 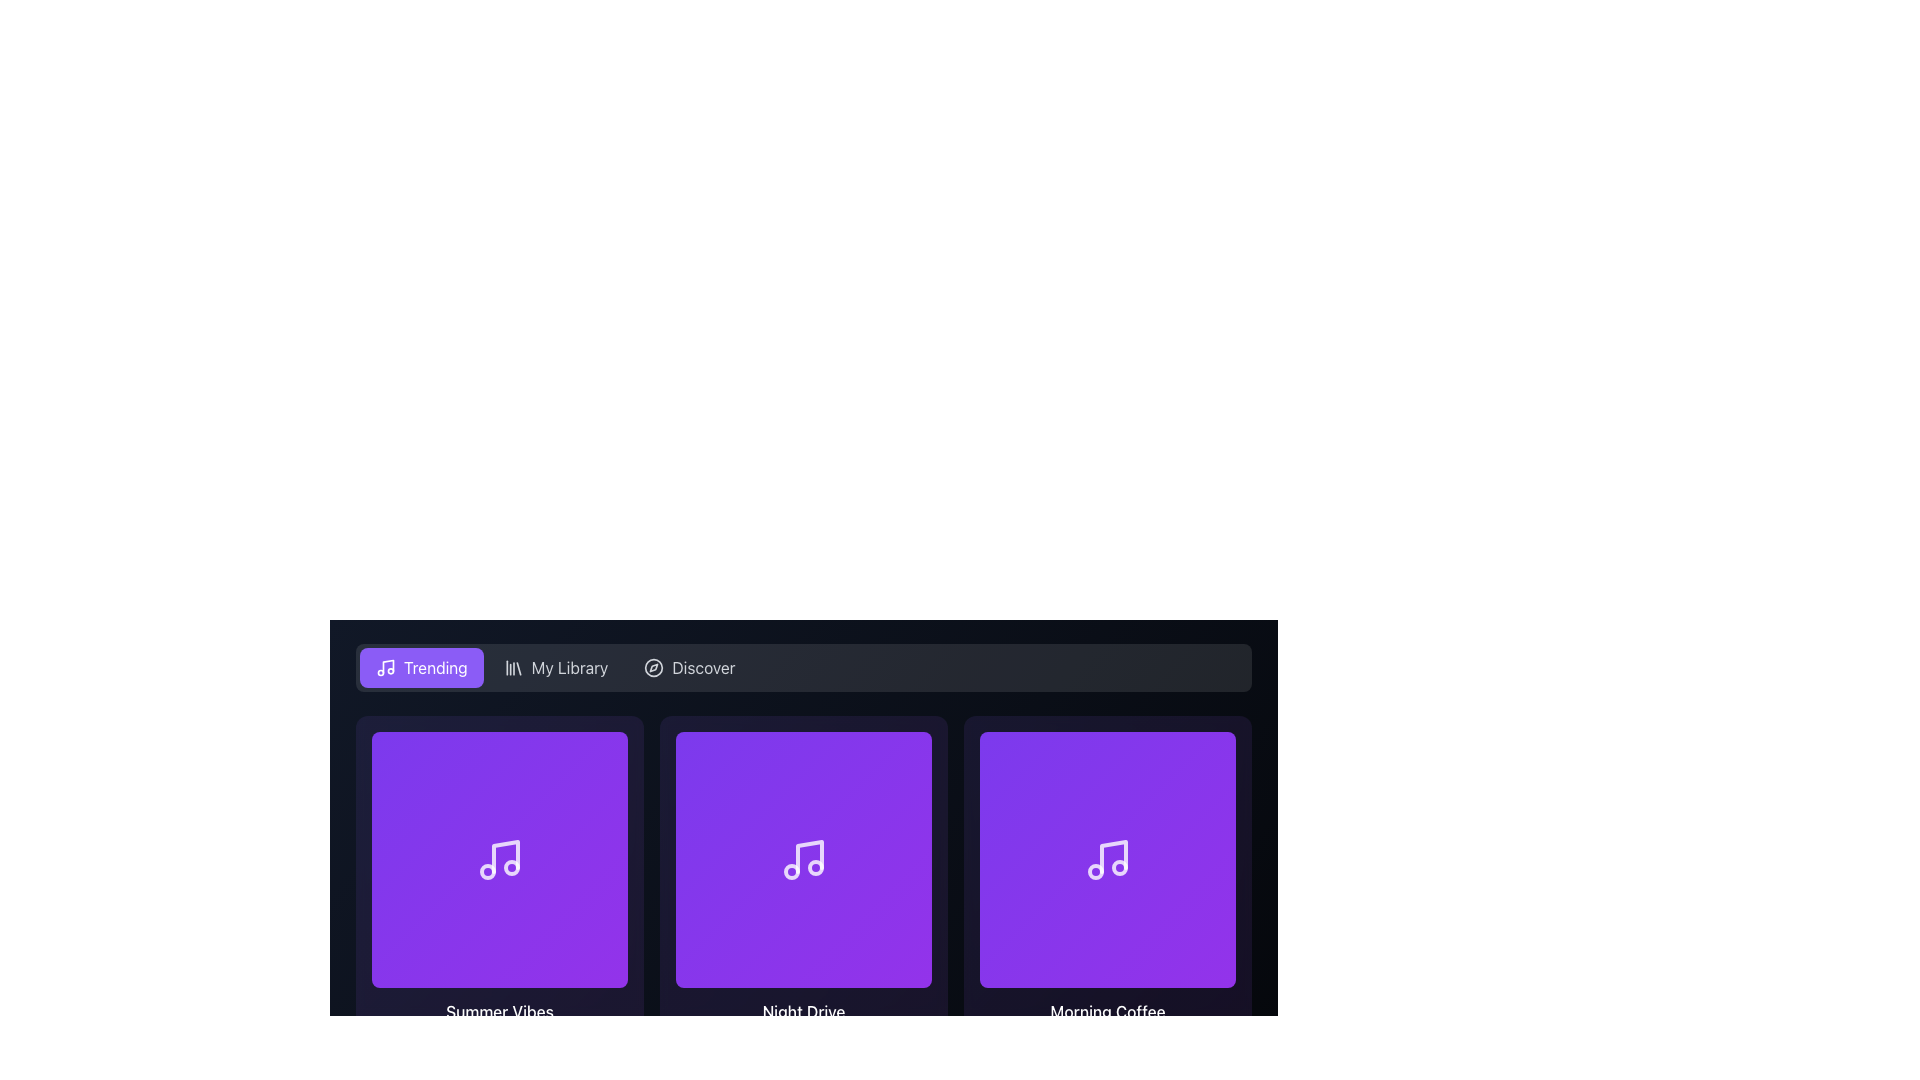 What do you see at coordinates (1094, 870) in the screenshot?
I see `the Circular SVG element styled within a music icon, located on the bottom-right of the purple square card labeled 'Morning Coffee'` at bounding box center [1094, 870].